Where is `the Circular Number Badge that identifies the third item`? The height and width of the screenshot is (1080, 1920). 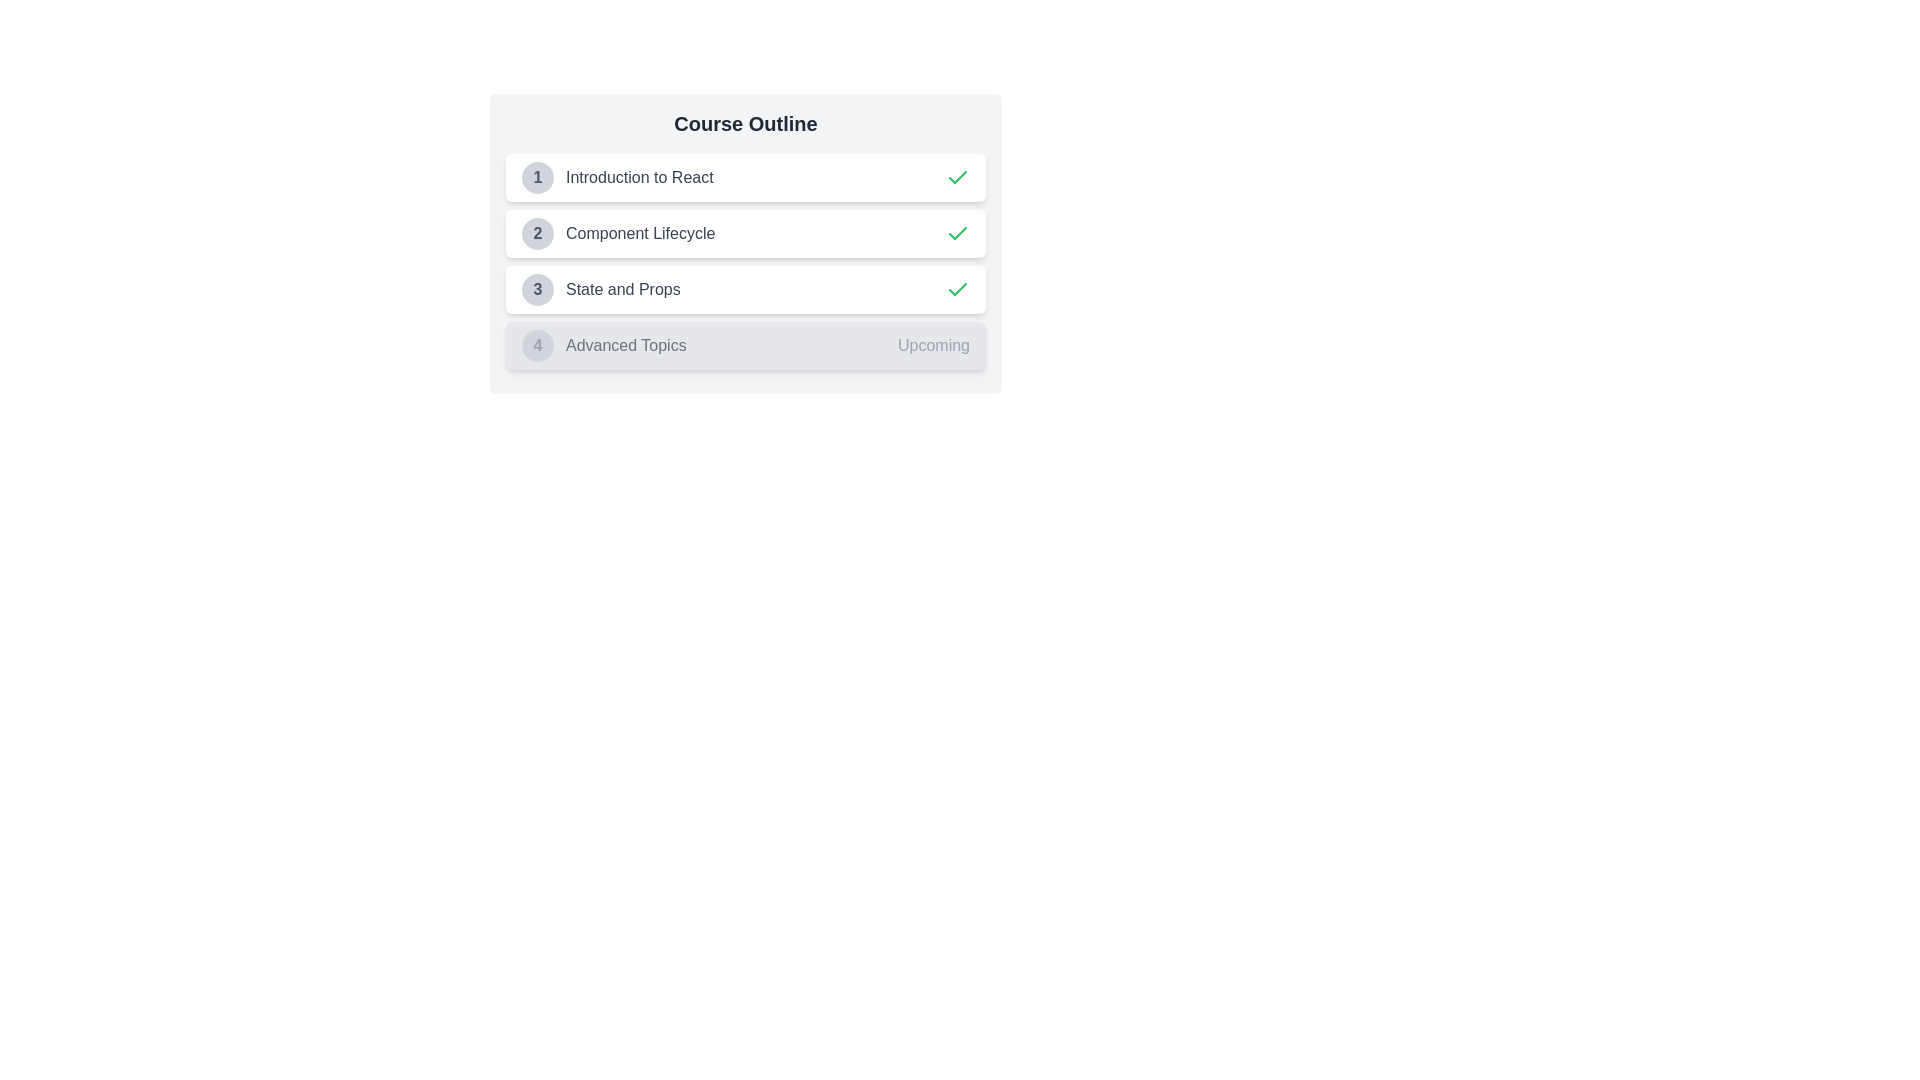 the Circular Number Badge that identifies the third item is located at coordinates (537, 289).